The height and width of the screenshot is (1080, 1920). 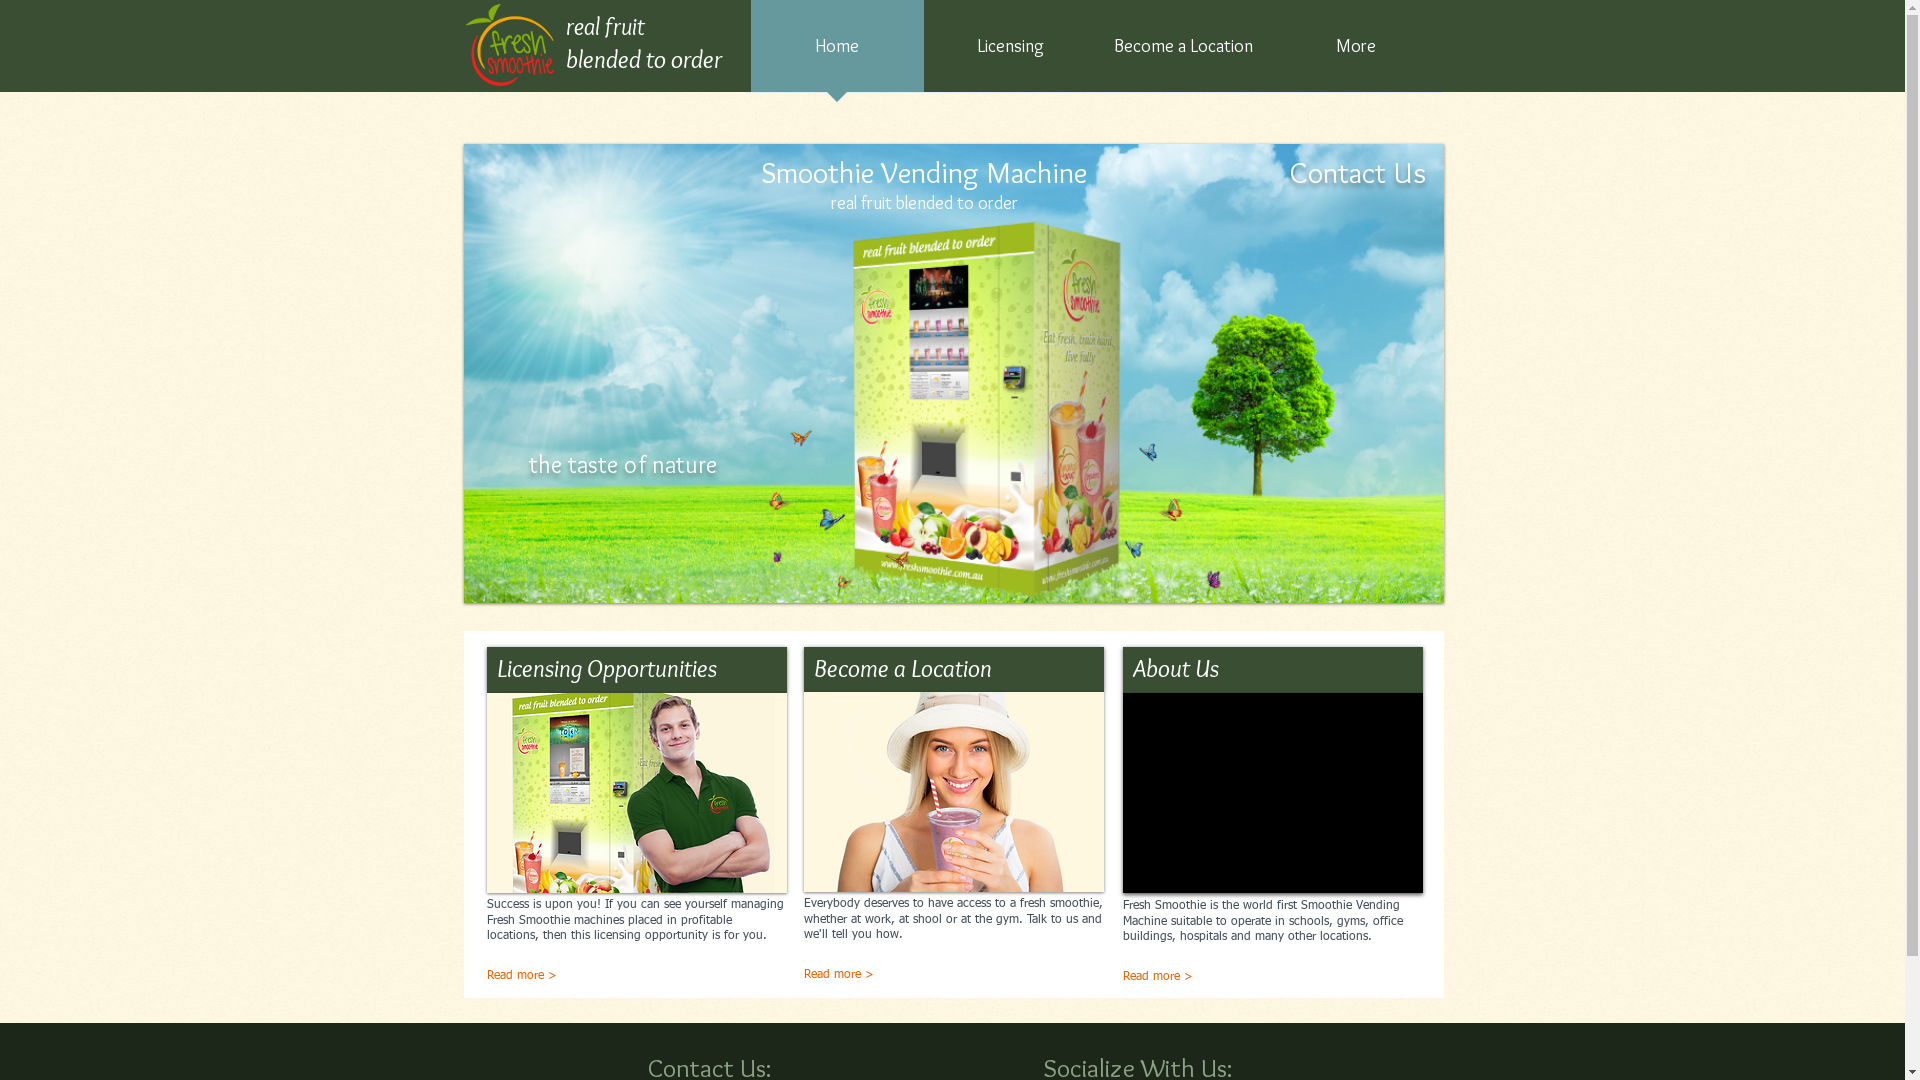 What do you see at coordinates (1208, 977) in the screenshot?
I see `'Read more >'` at bounding box center [1208, 977].